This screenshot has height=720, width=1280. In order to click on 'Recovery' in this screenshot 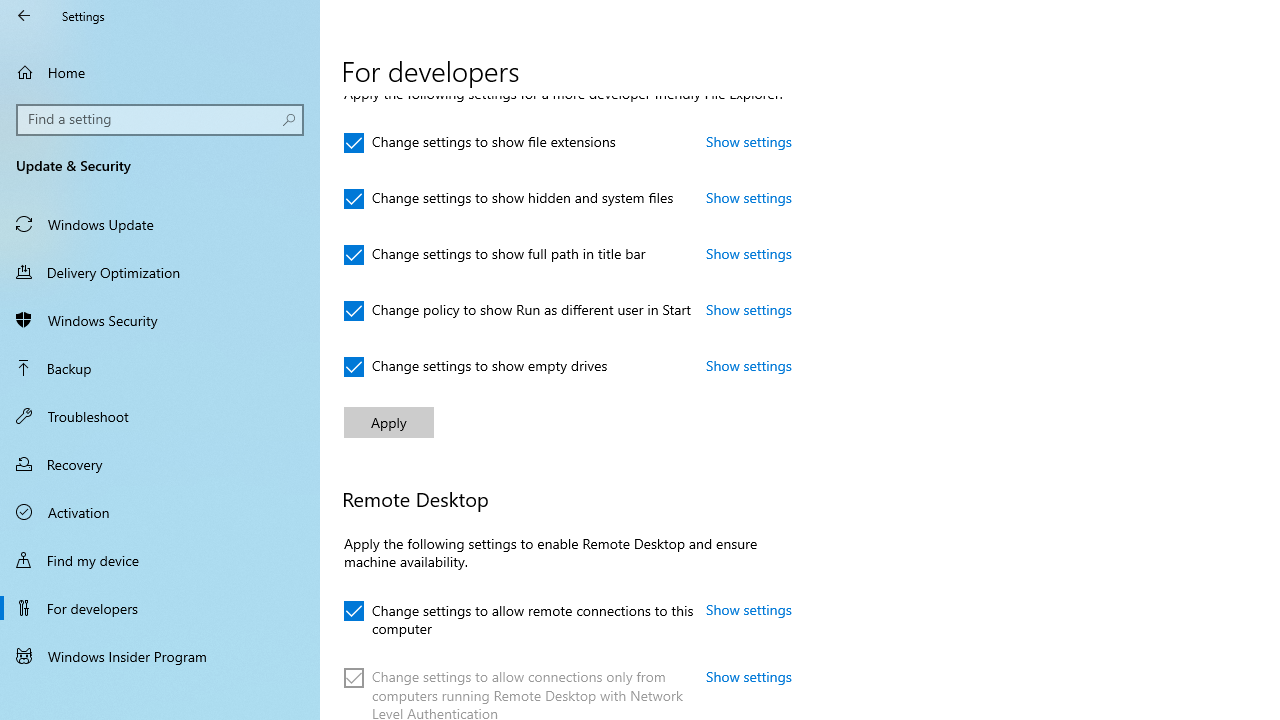, I will do `click(160, 464)`.